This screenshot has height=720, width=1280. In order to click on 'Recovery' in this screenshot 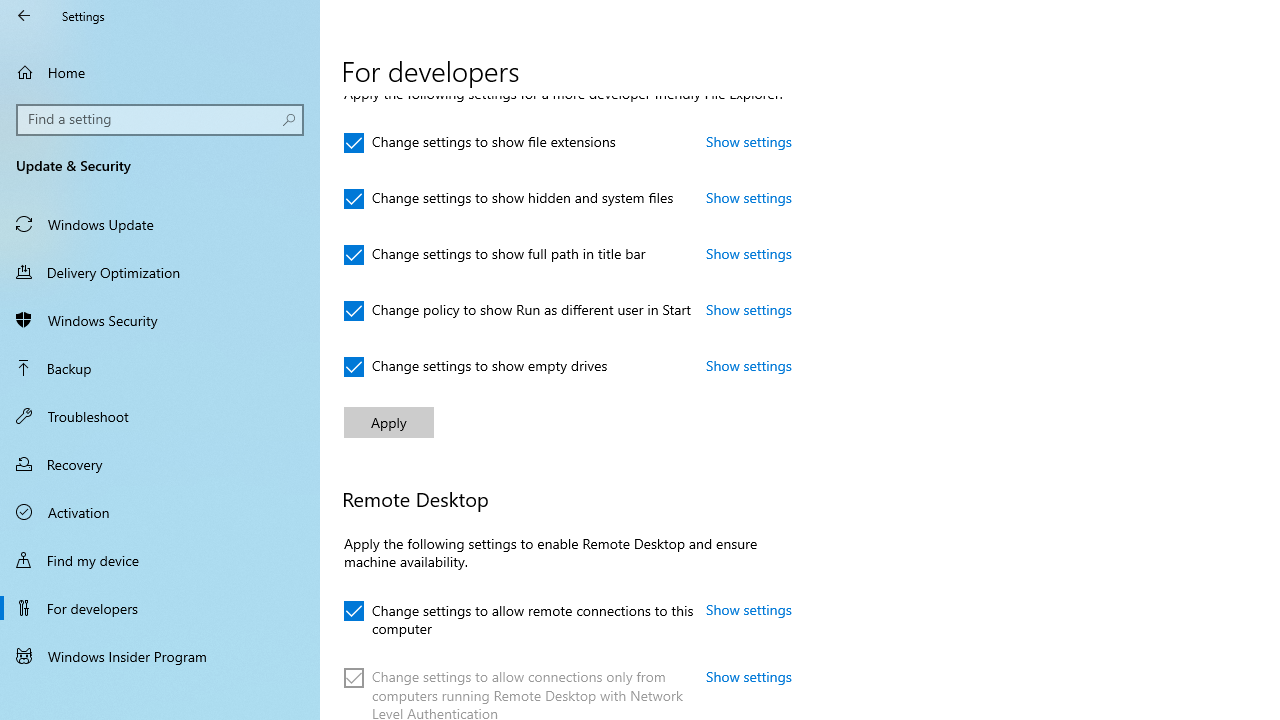, I will do `click(160, 464)`.